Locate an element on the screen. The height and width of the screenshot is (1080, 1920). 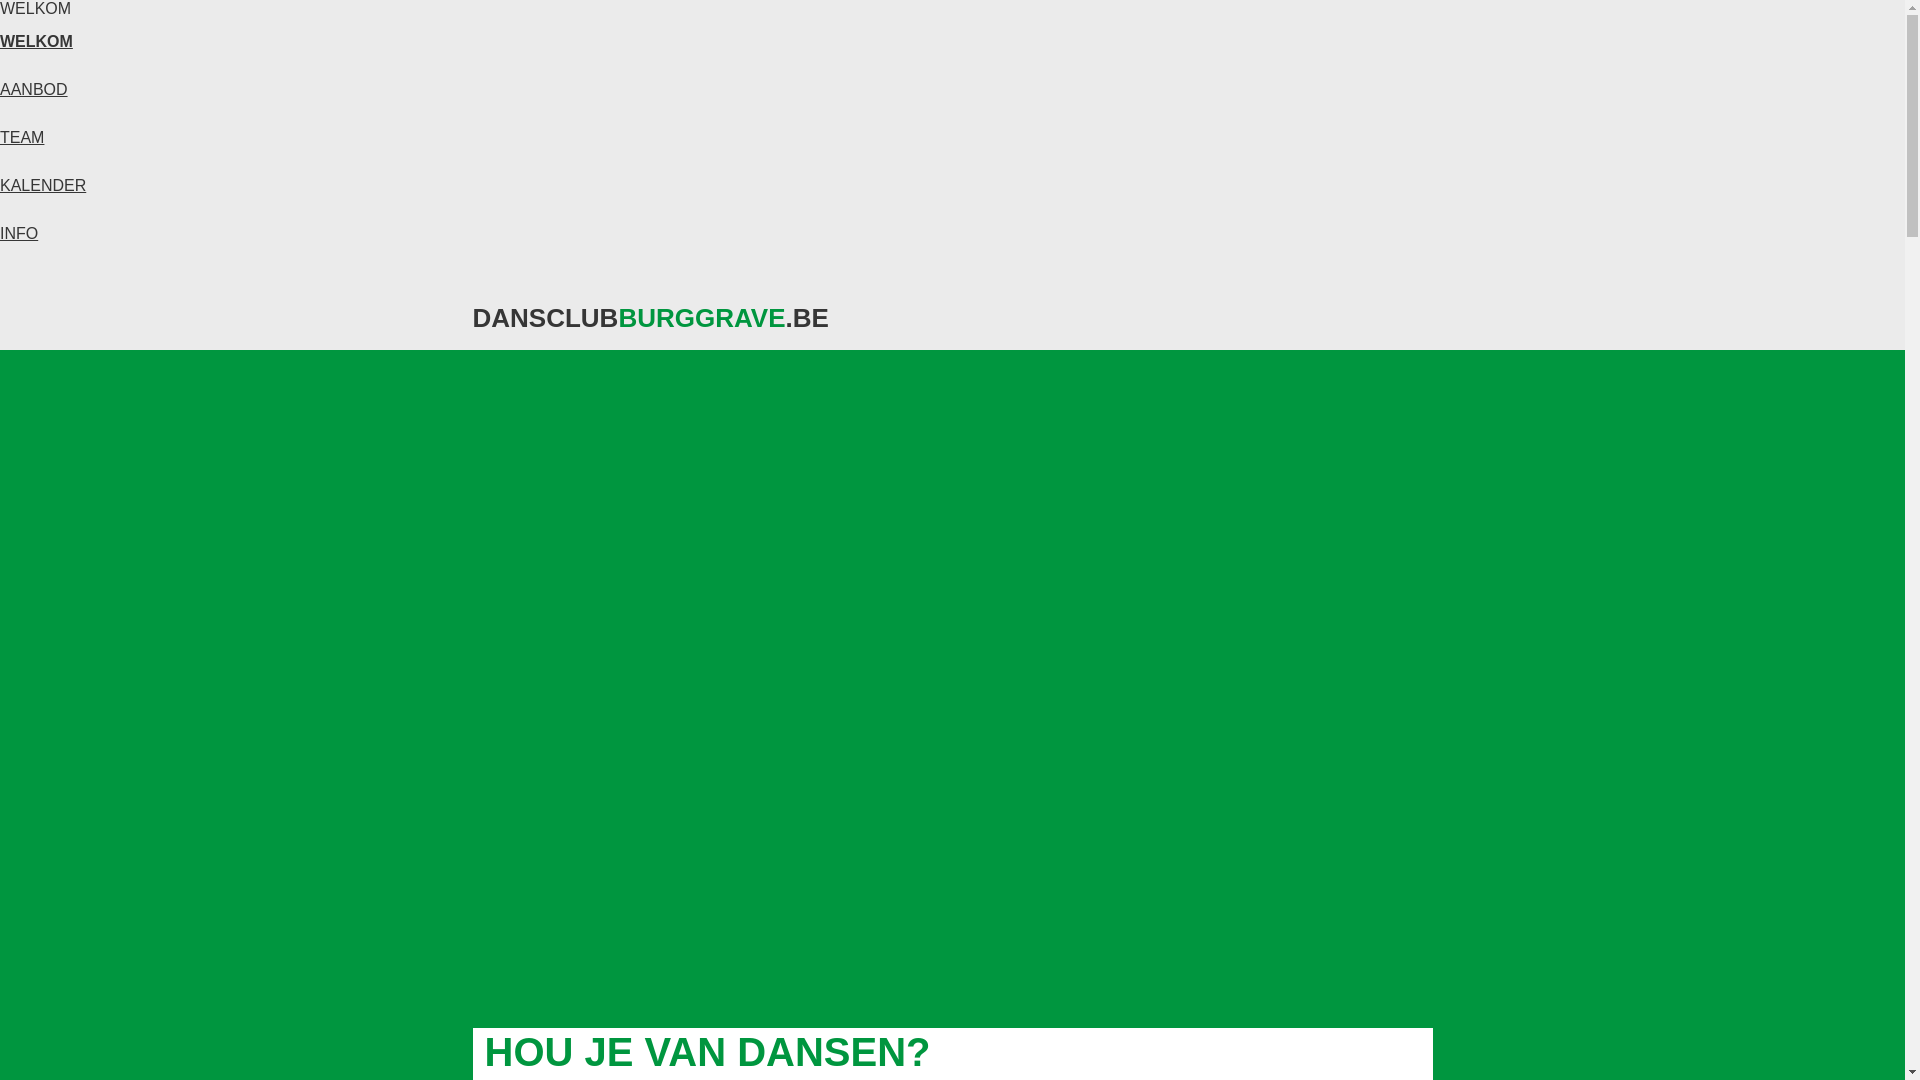
'KALENDER' is located at coordinates (43, 185).